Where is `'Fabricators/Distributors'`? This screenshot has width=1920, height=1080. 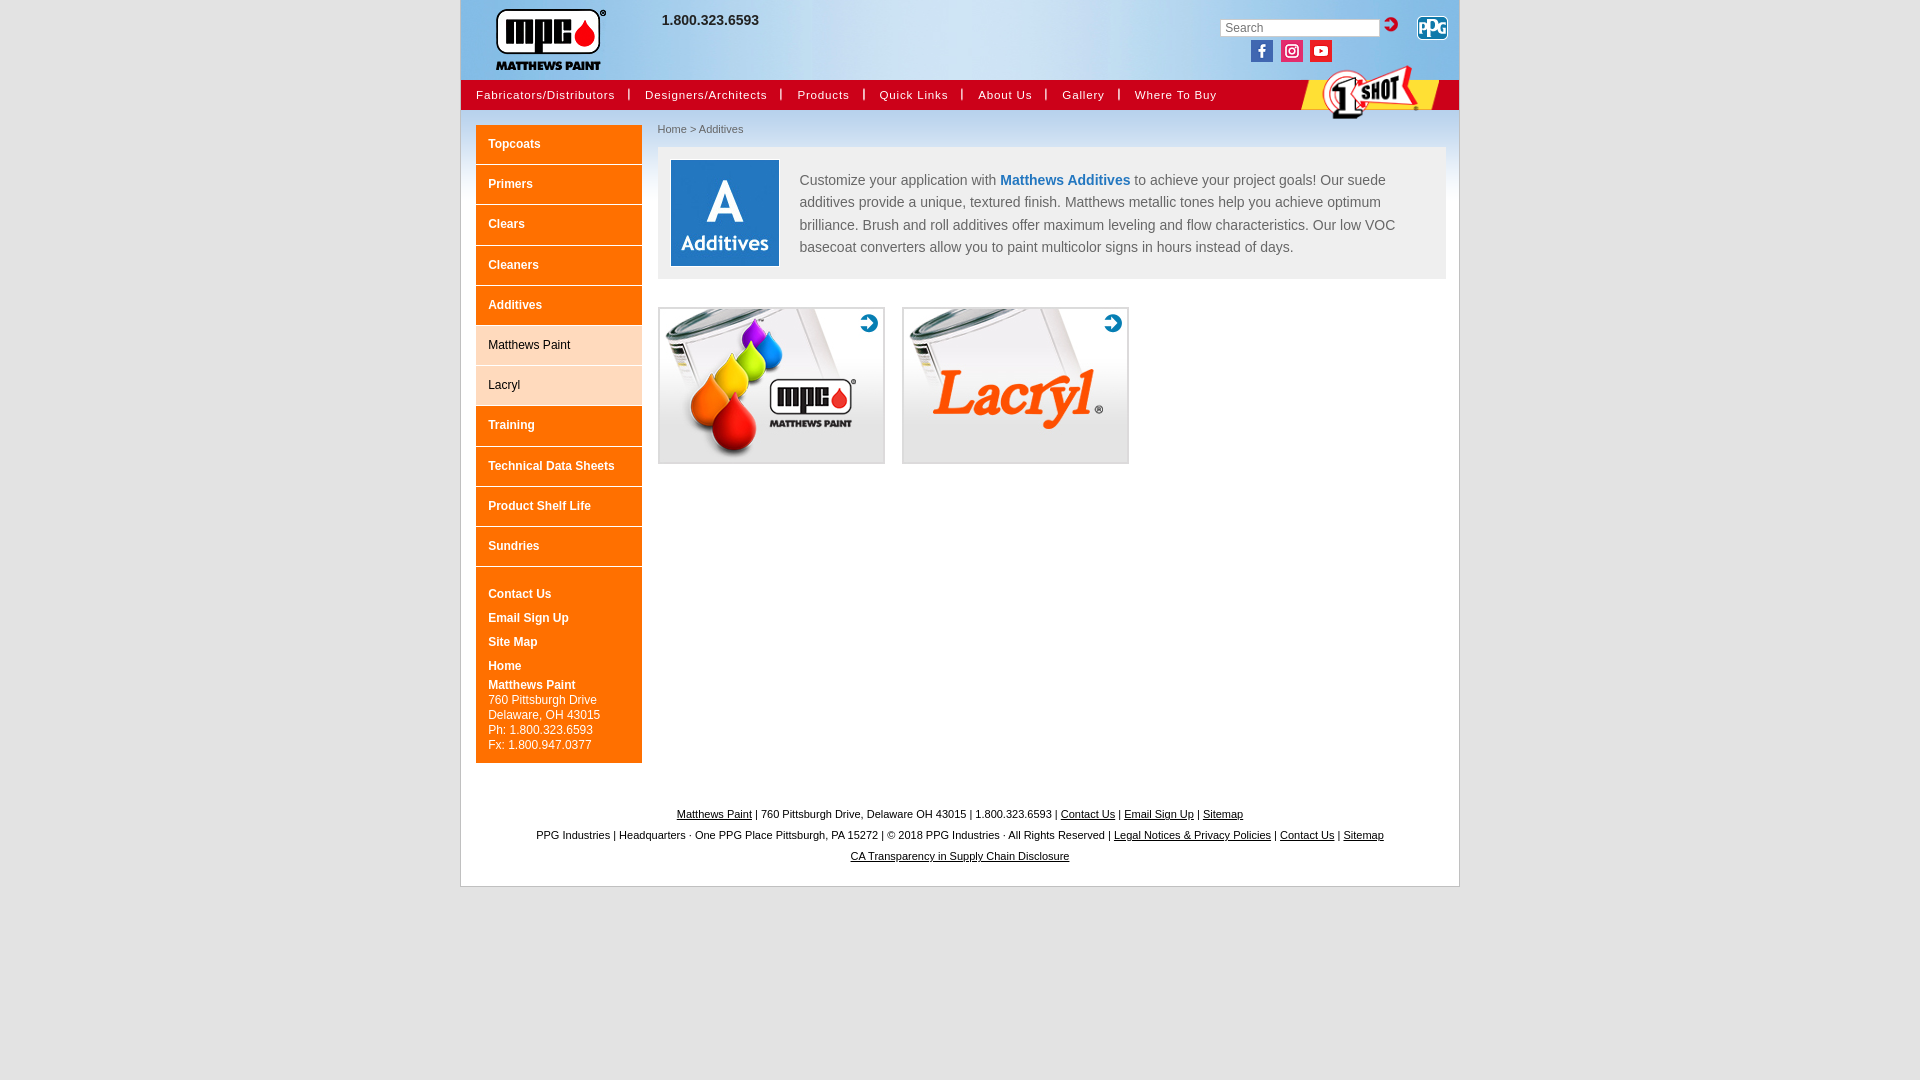 'Fabricators/Distributors' is located at coordinates (545, 95).